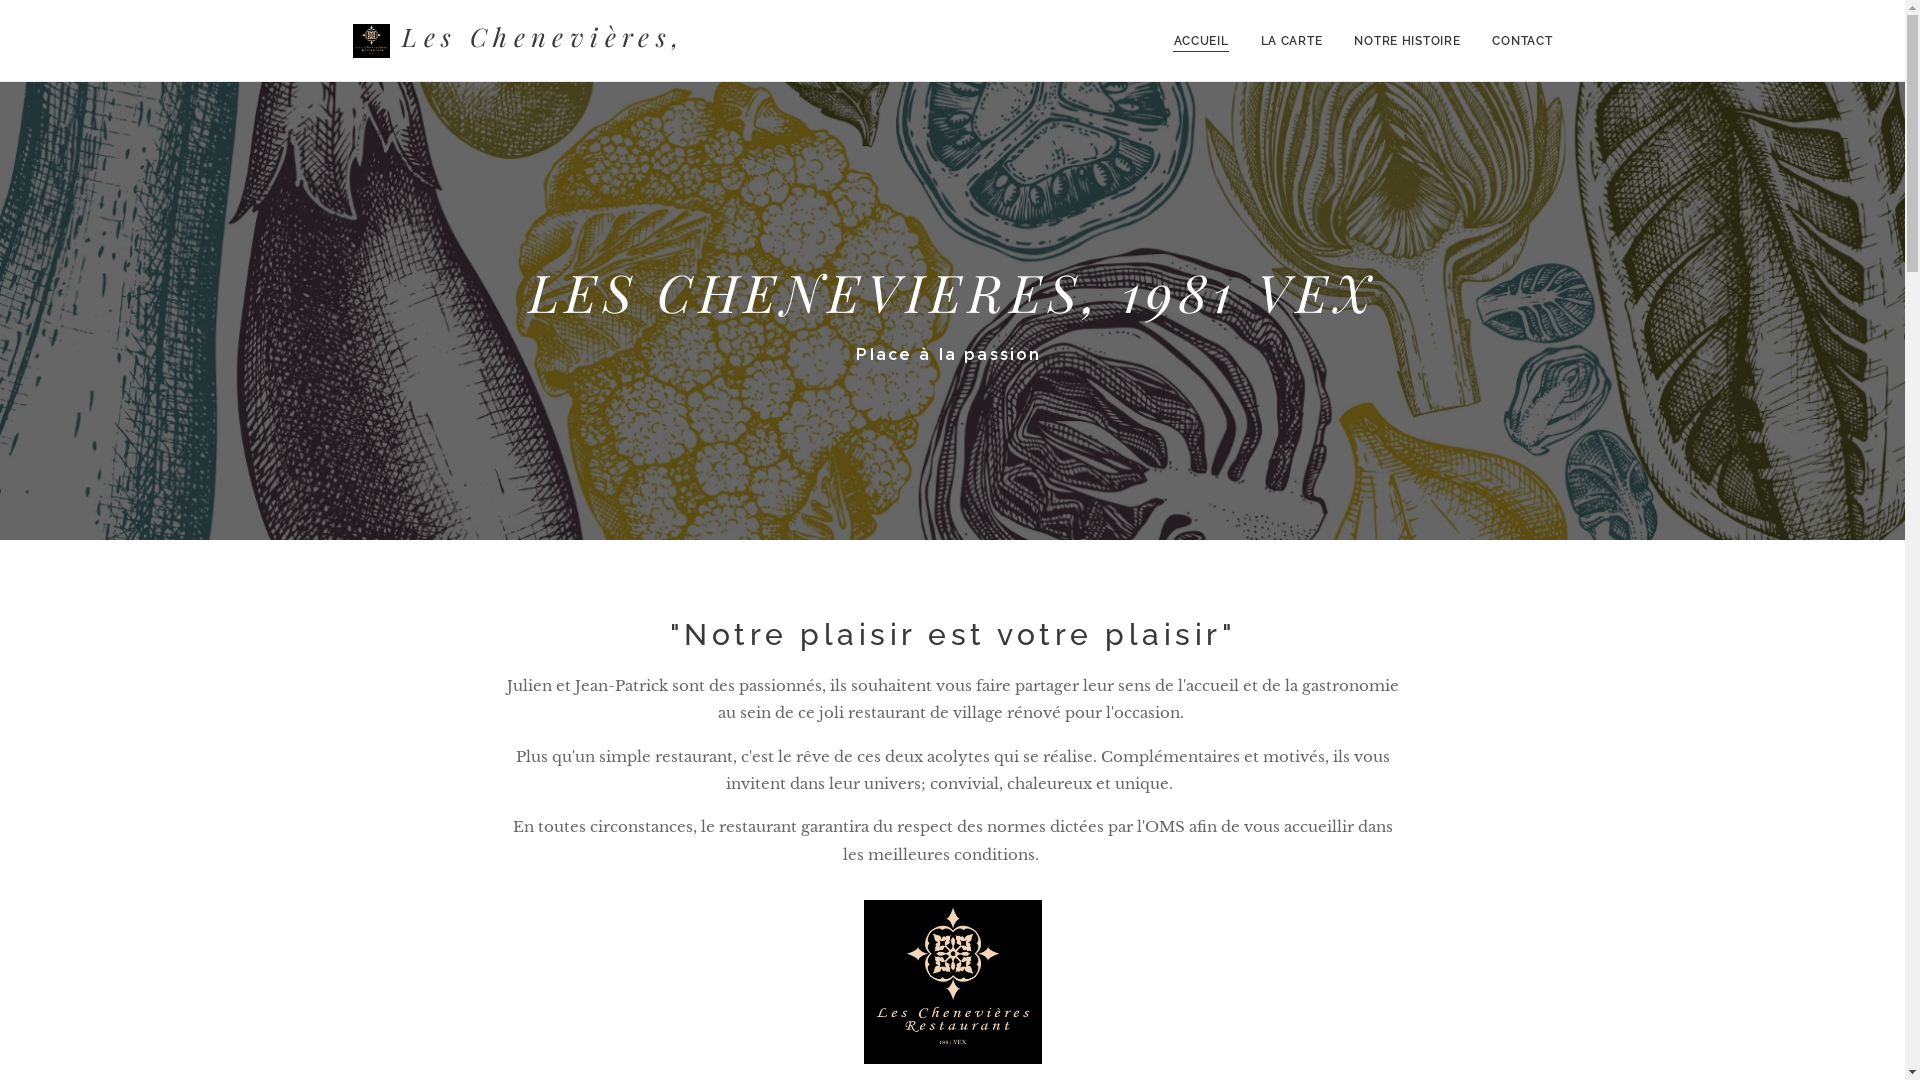 Image resolution: width=1920 pixels, height=1080 pixels. What do you see at coordinates (1513, 41) in the screenshot?
I see `'CONTACT'` at bounding box center [1513, 41].